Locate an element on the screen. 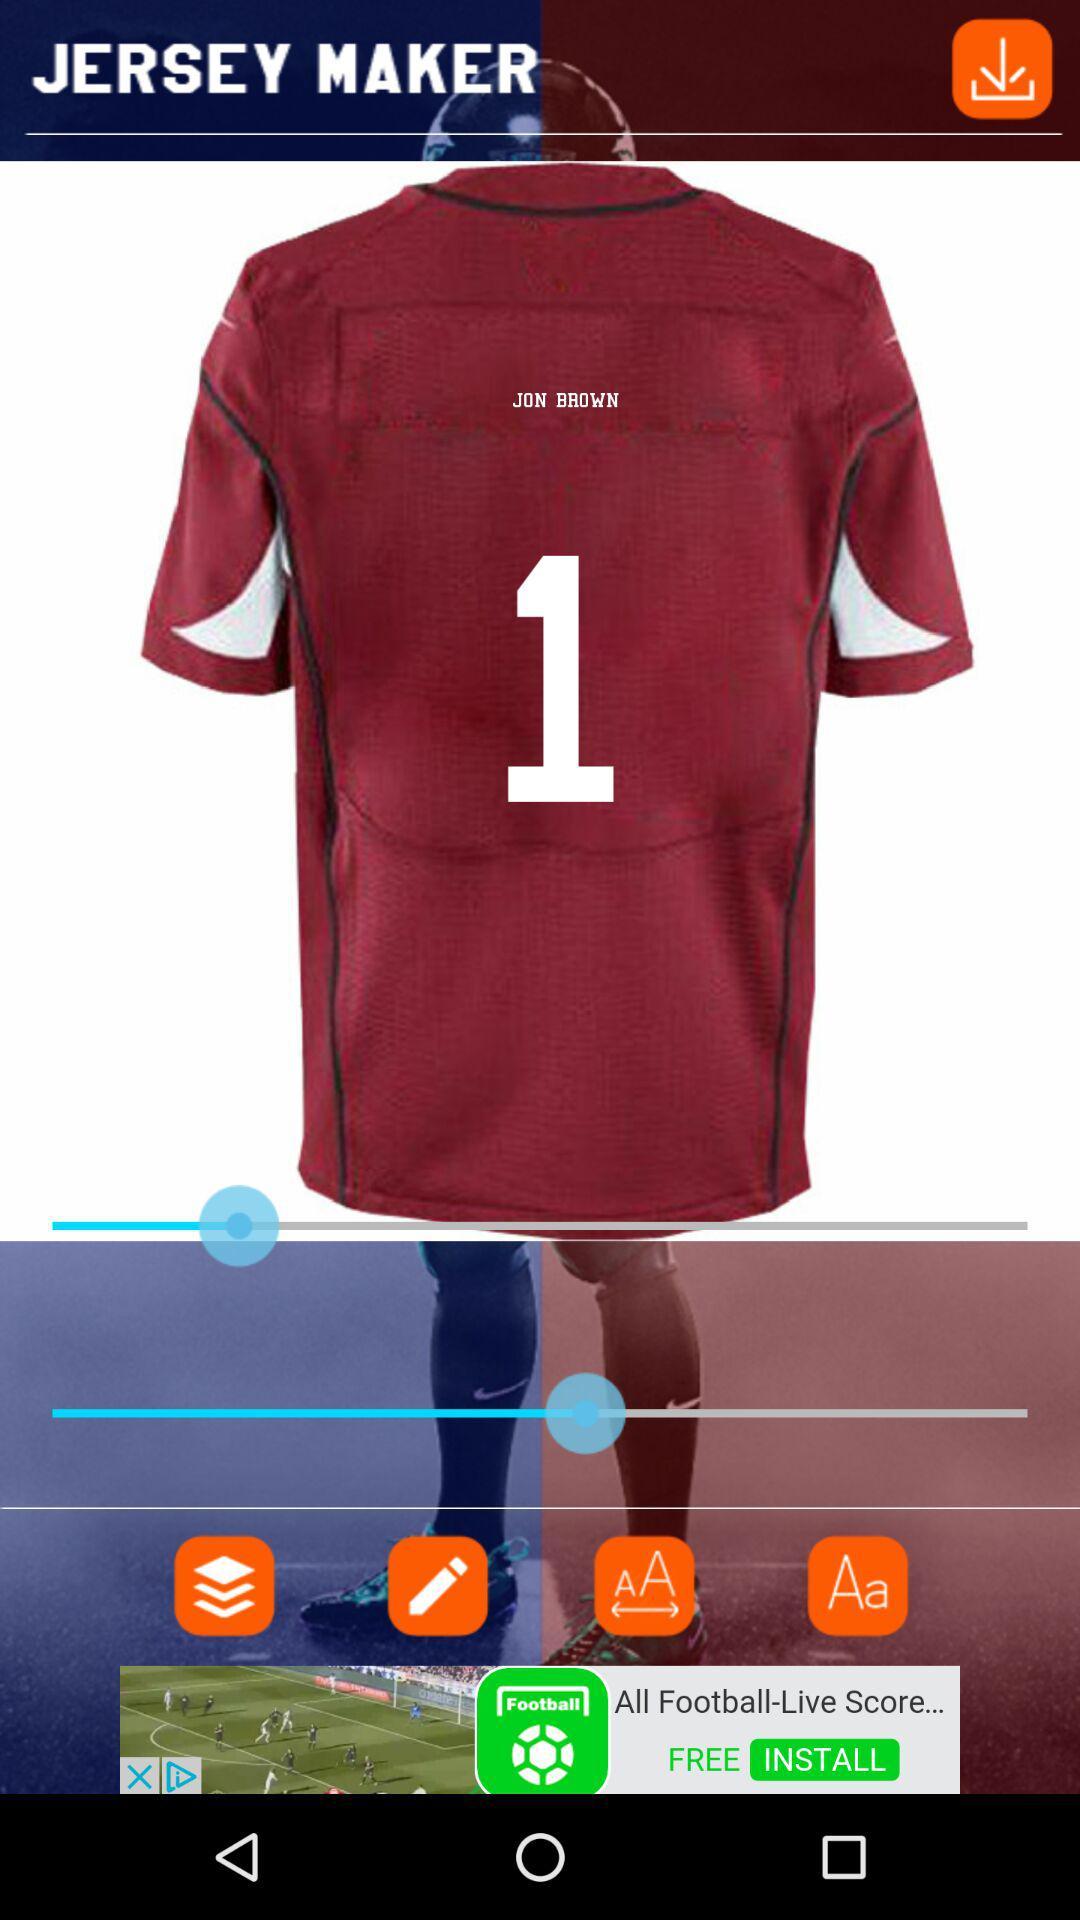 This screenshot has height=1920, width=1080. menu page is located at coordinates (224, 1584).